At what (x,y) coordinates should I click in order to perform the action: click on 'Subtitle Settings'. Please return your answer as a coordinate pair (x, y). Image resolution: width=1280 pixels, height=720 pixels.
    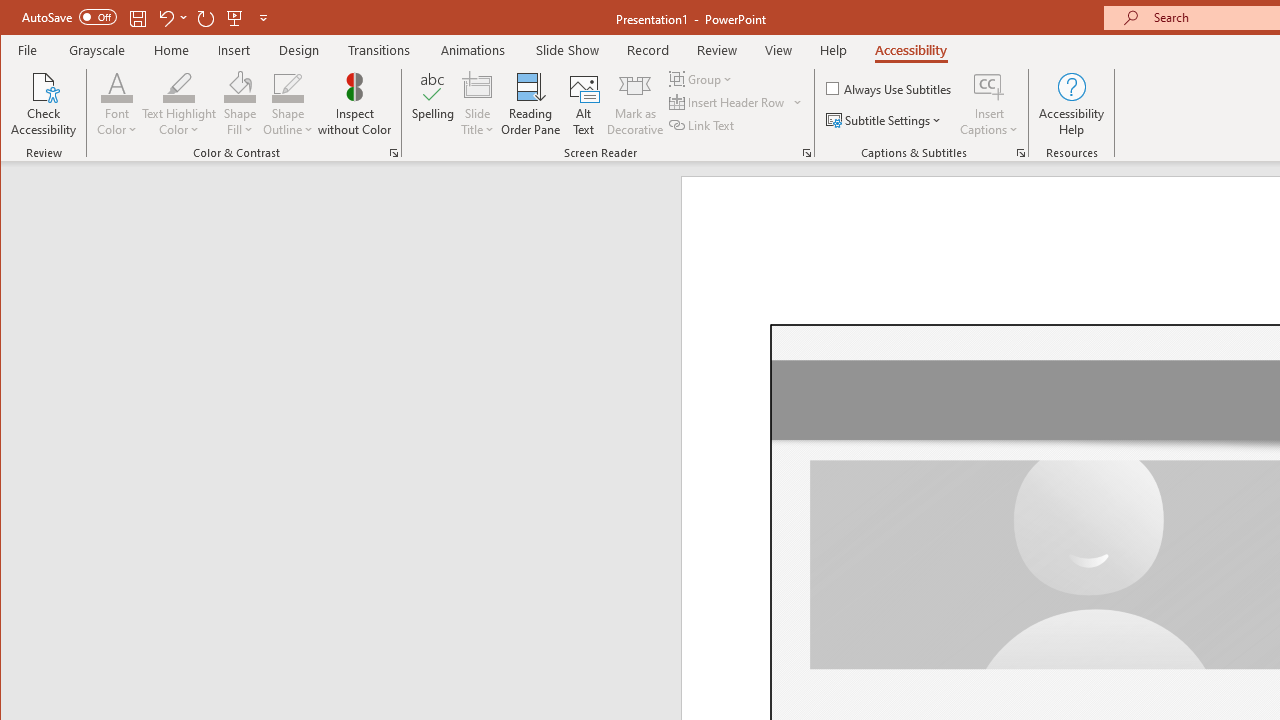
    Looking at the image, I should click on (884, 120).